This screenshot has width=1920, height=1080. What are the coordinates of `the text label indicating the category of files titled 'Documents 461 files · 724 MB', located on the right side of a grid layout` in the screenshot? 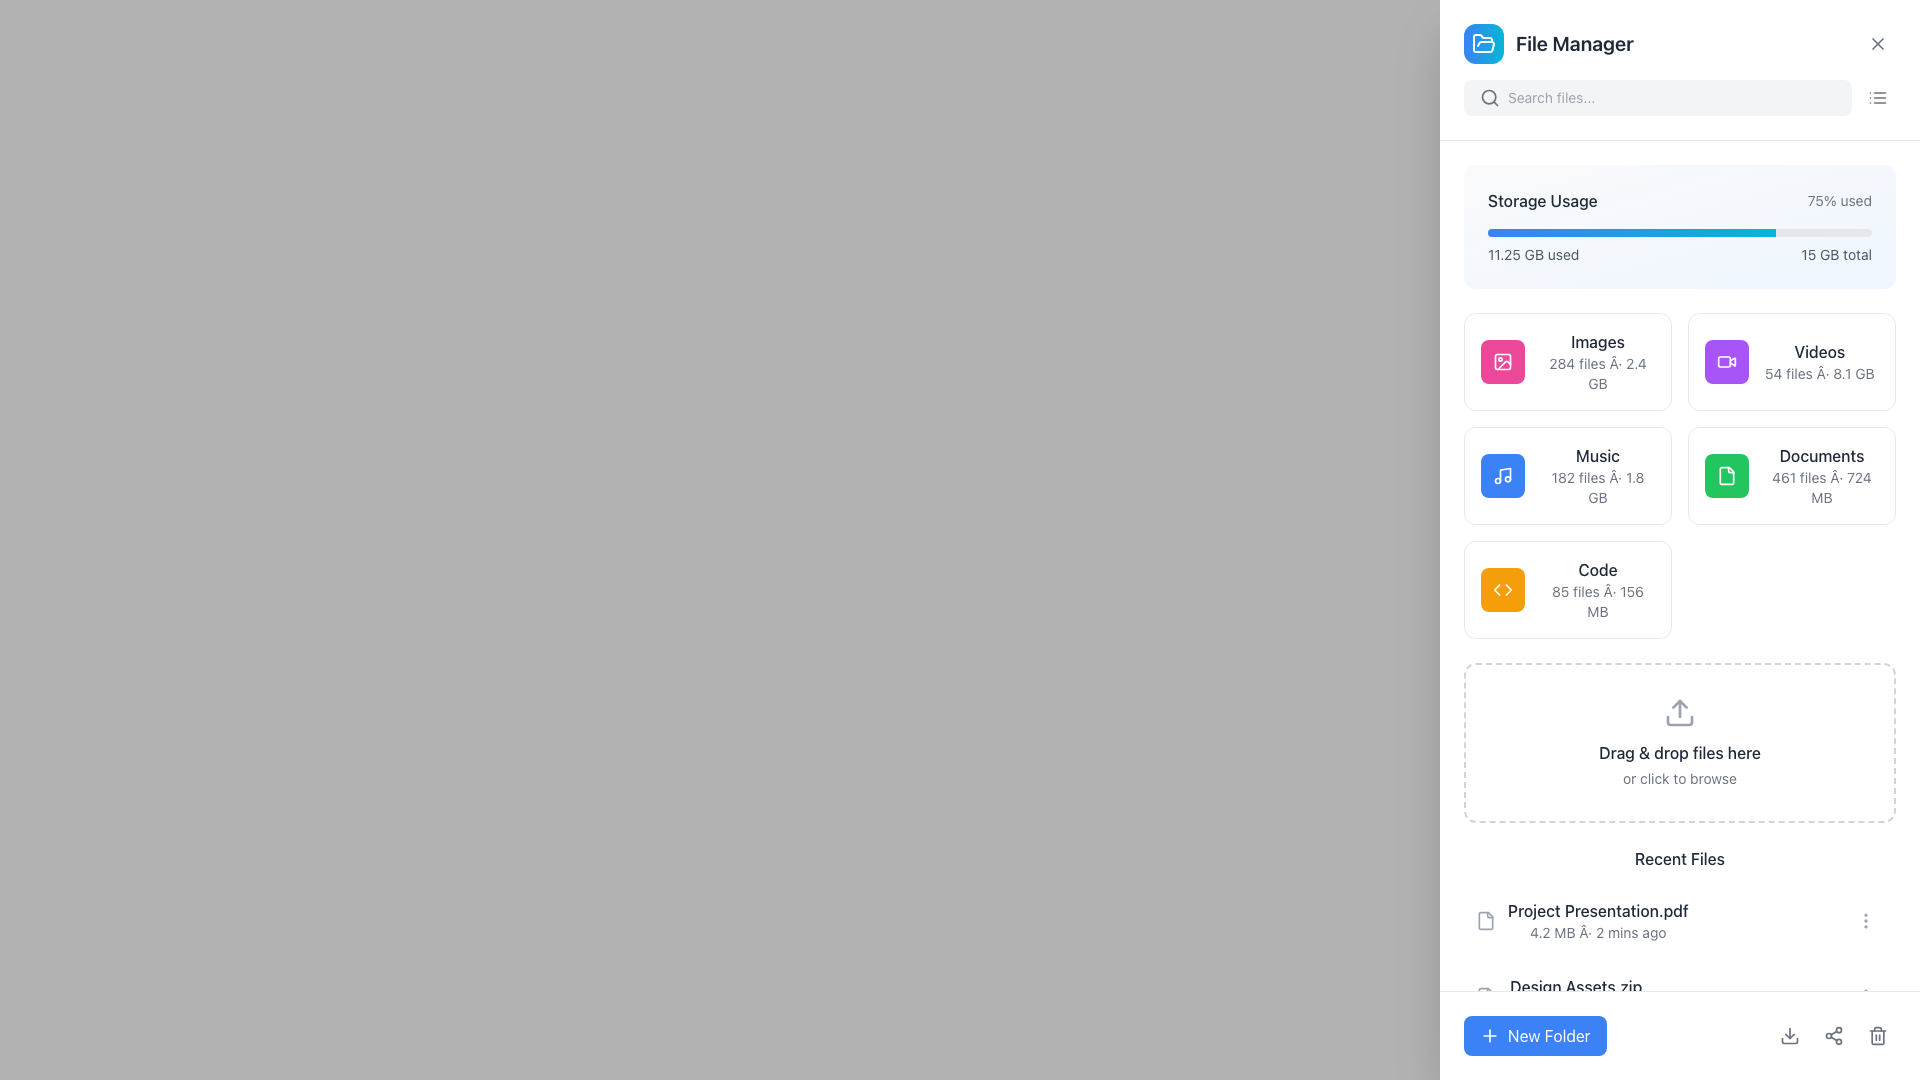 It's located at (1822, 455).